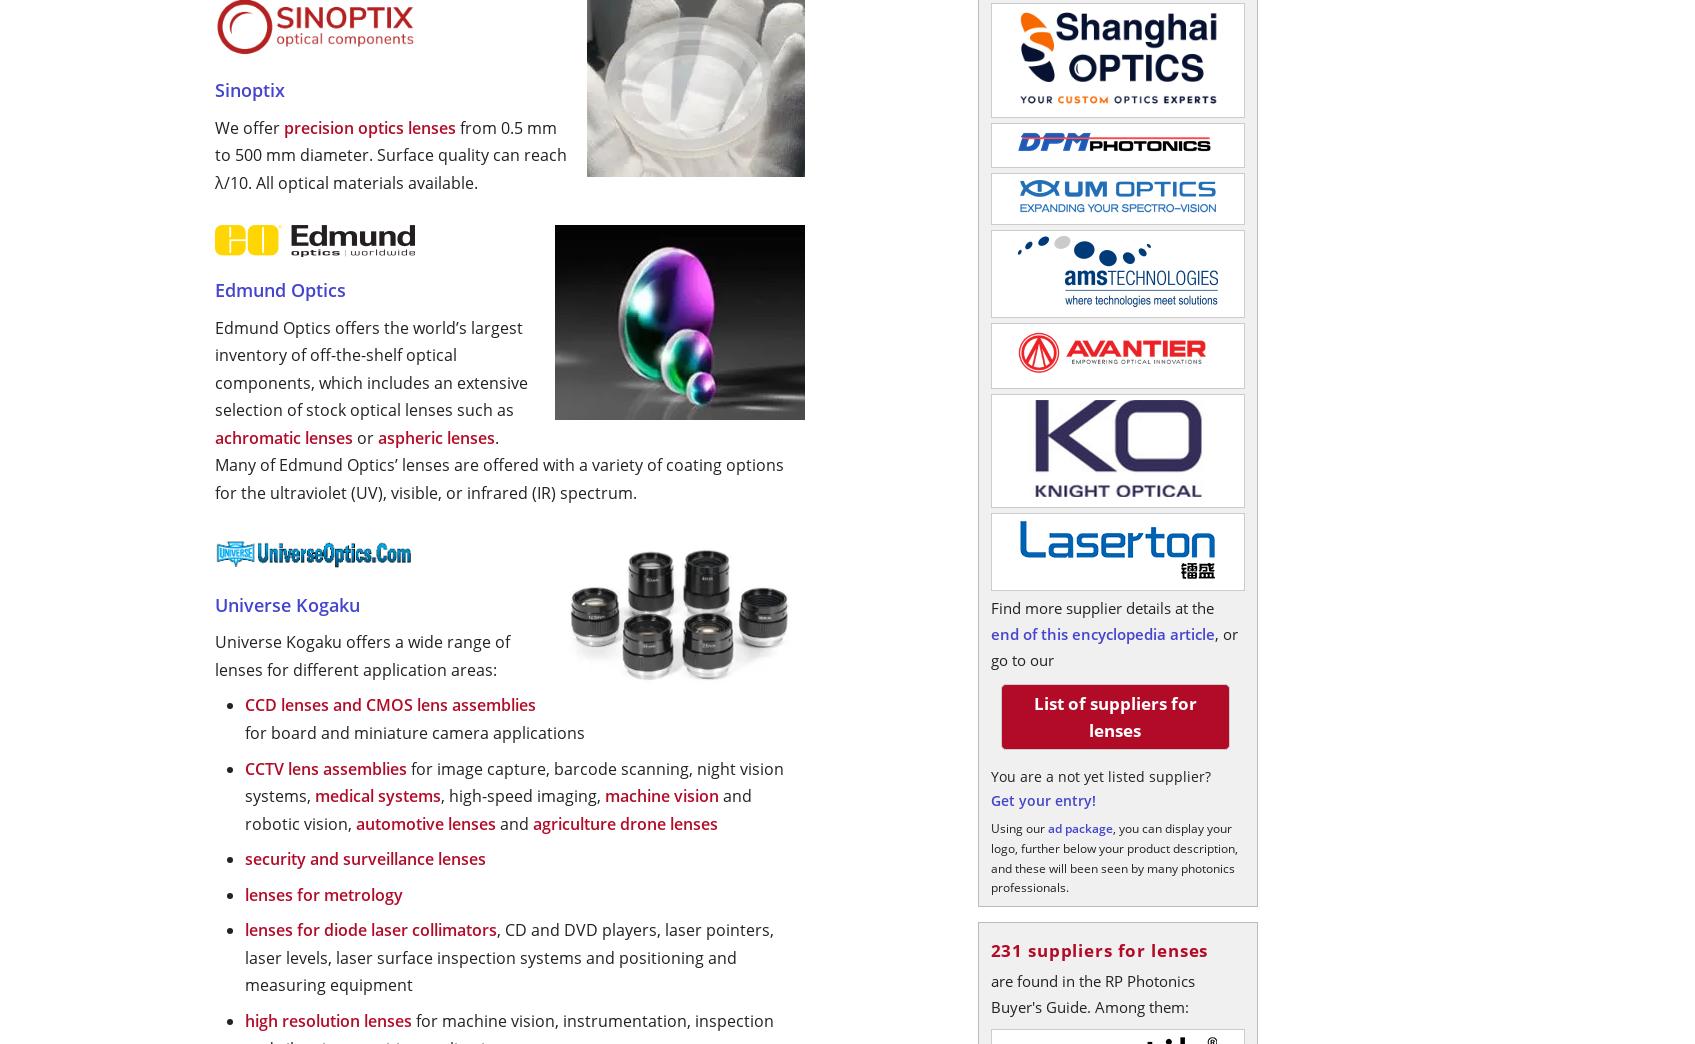 This screenshot has width=1695, height=1044. Describe the element at coordinates (436, 436) in the screenshot. I see `'aspheric lenses'` at that location.